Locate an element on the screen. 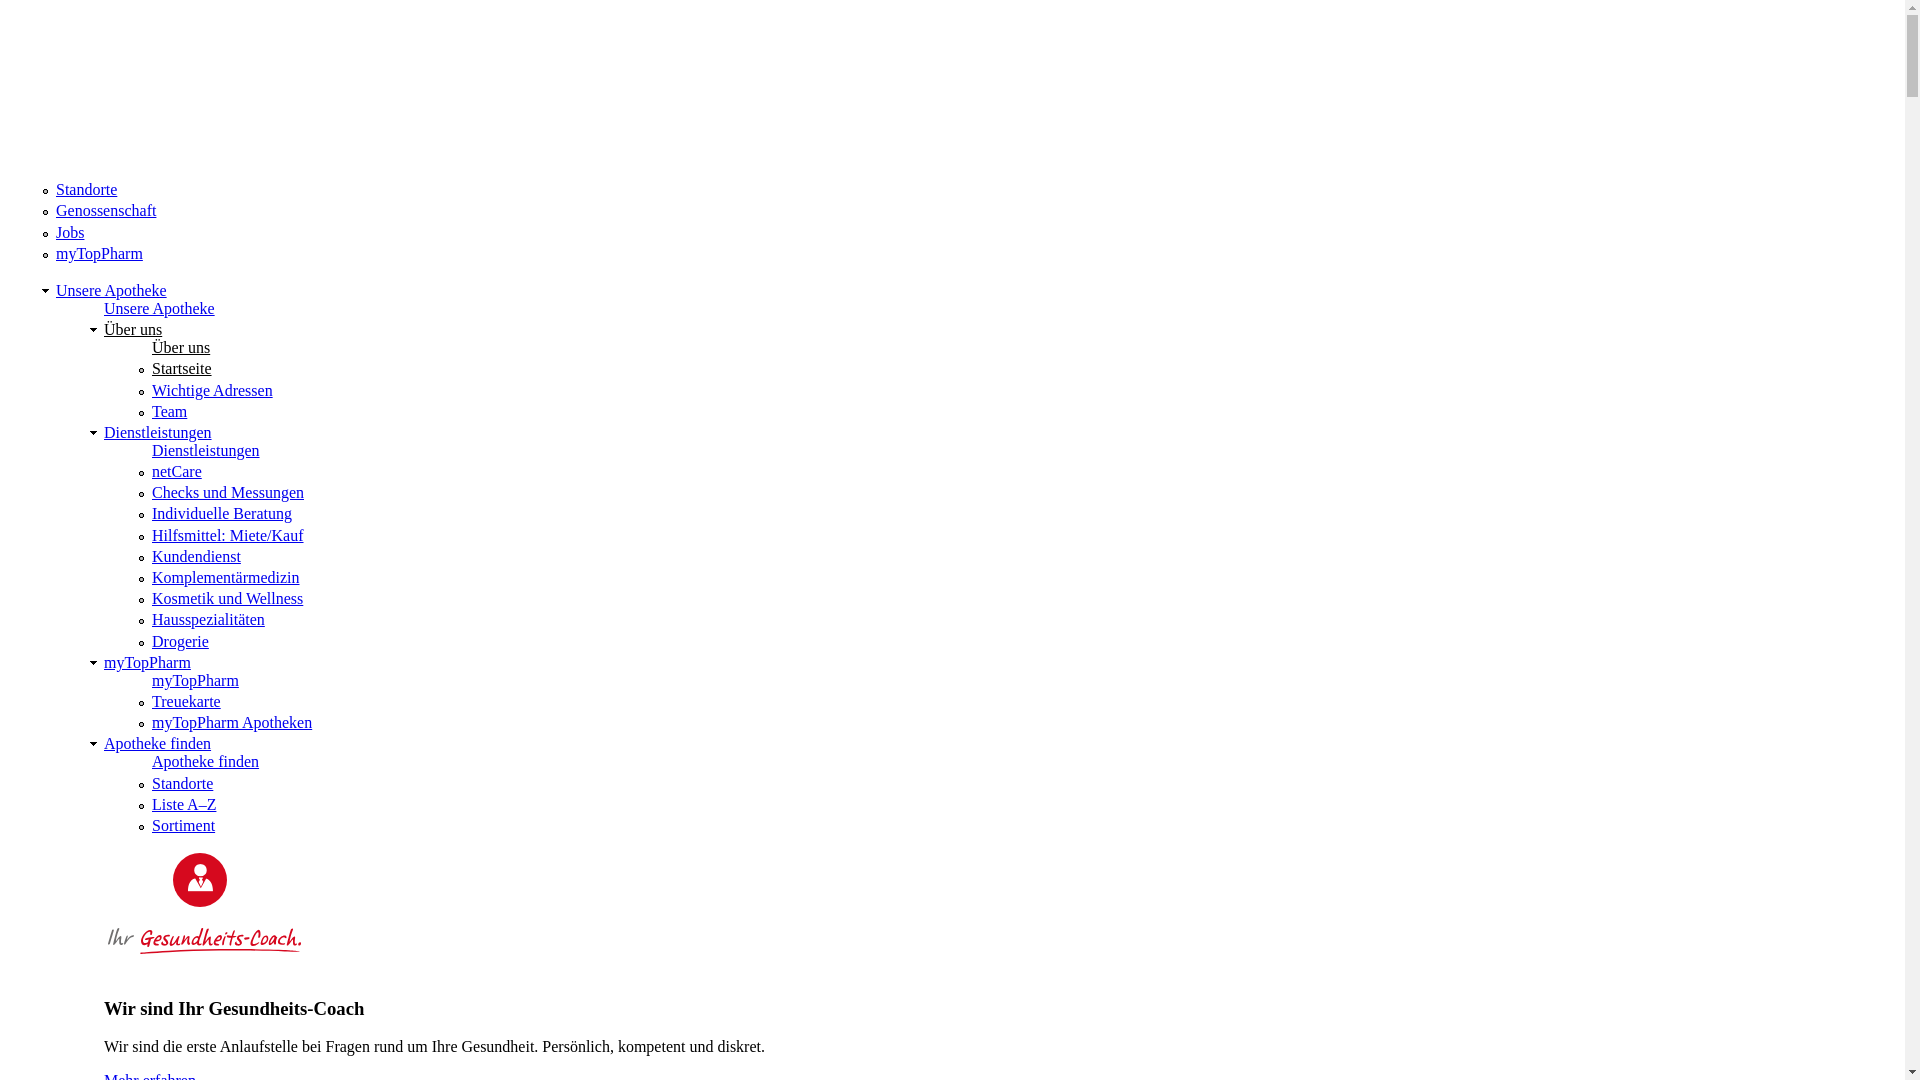  'Jobs' is located at coordinates (70, 231).